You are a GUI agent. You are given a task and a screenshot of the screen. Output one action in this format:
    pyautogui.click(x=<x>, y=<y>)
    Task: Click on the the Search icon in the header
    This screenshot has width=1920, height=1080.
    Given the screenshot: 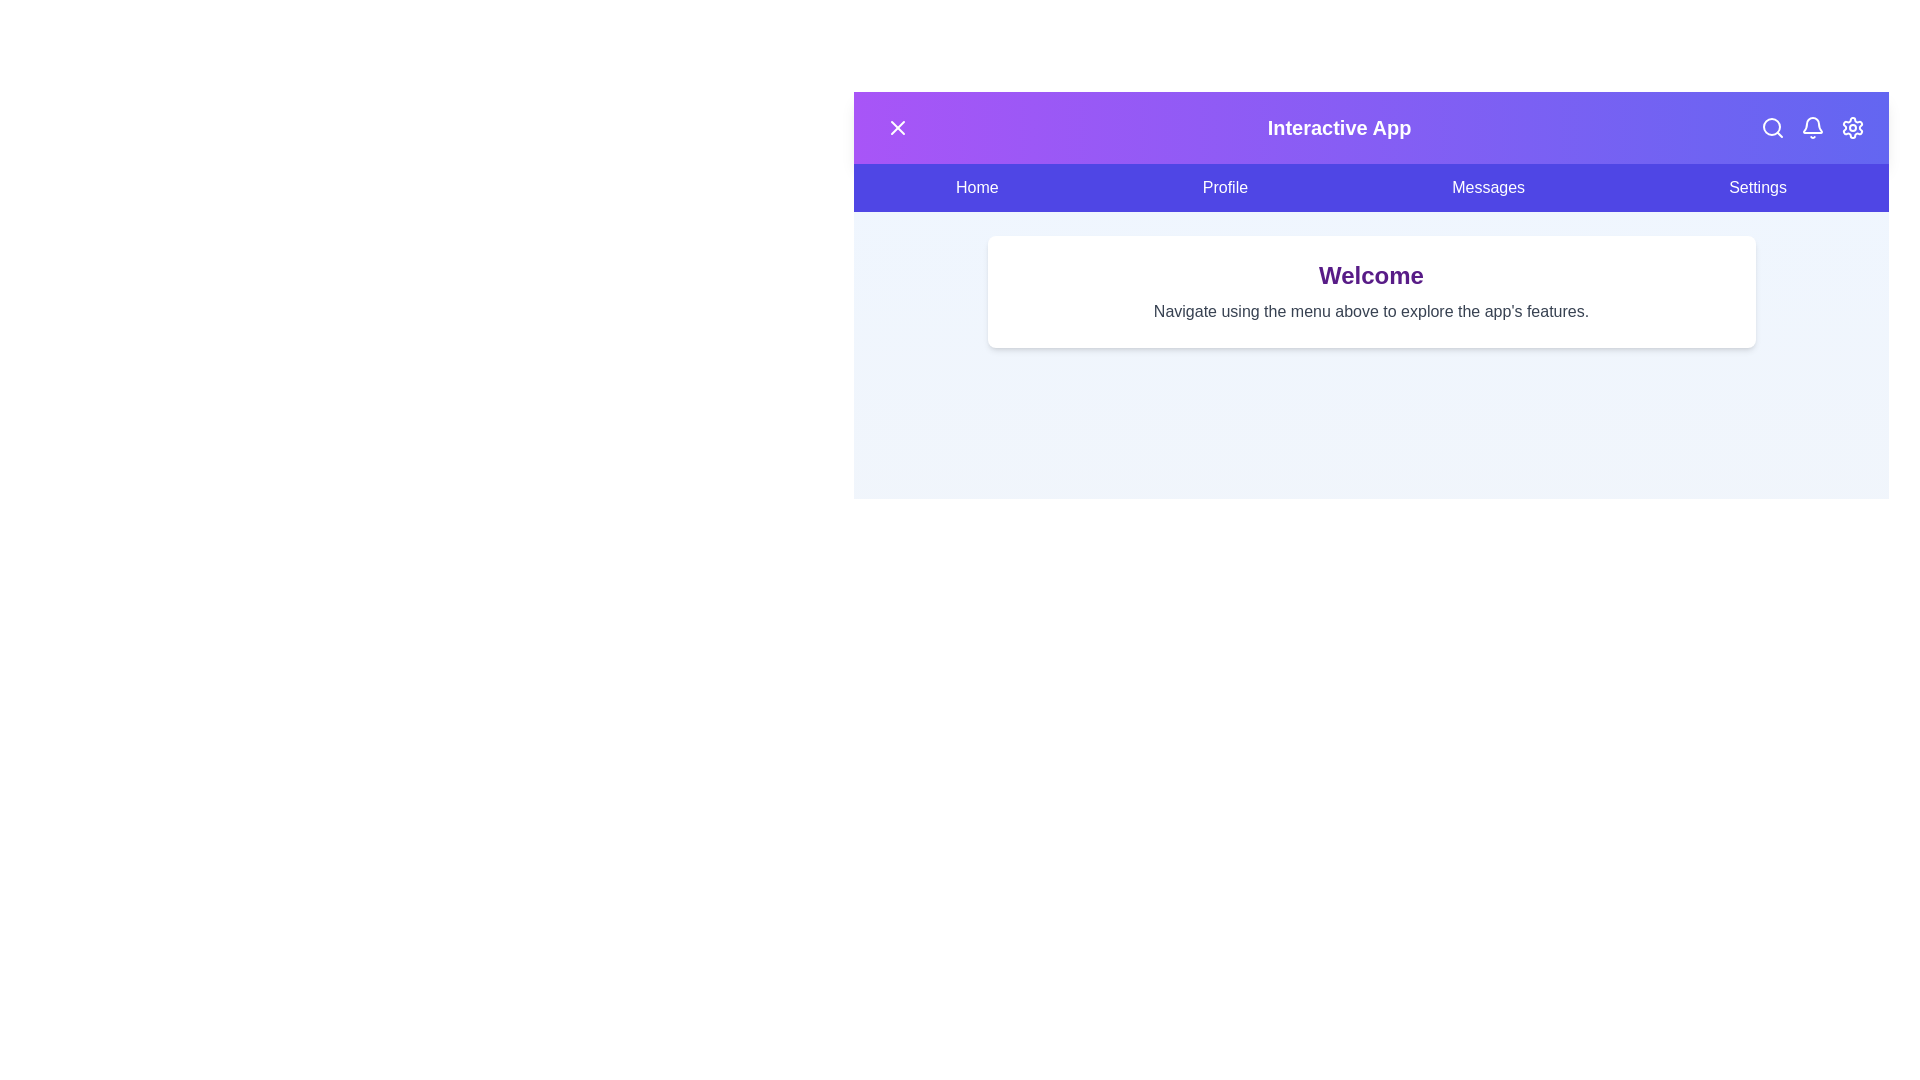 What is the action you would take?
    pyautogui.click(x=1772, y=127)
    